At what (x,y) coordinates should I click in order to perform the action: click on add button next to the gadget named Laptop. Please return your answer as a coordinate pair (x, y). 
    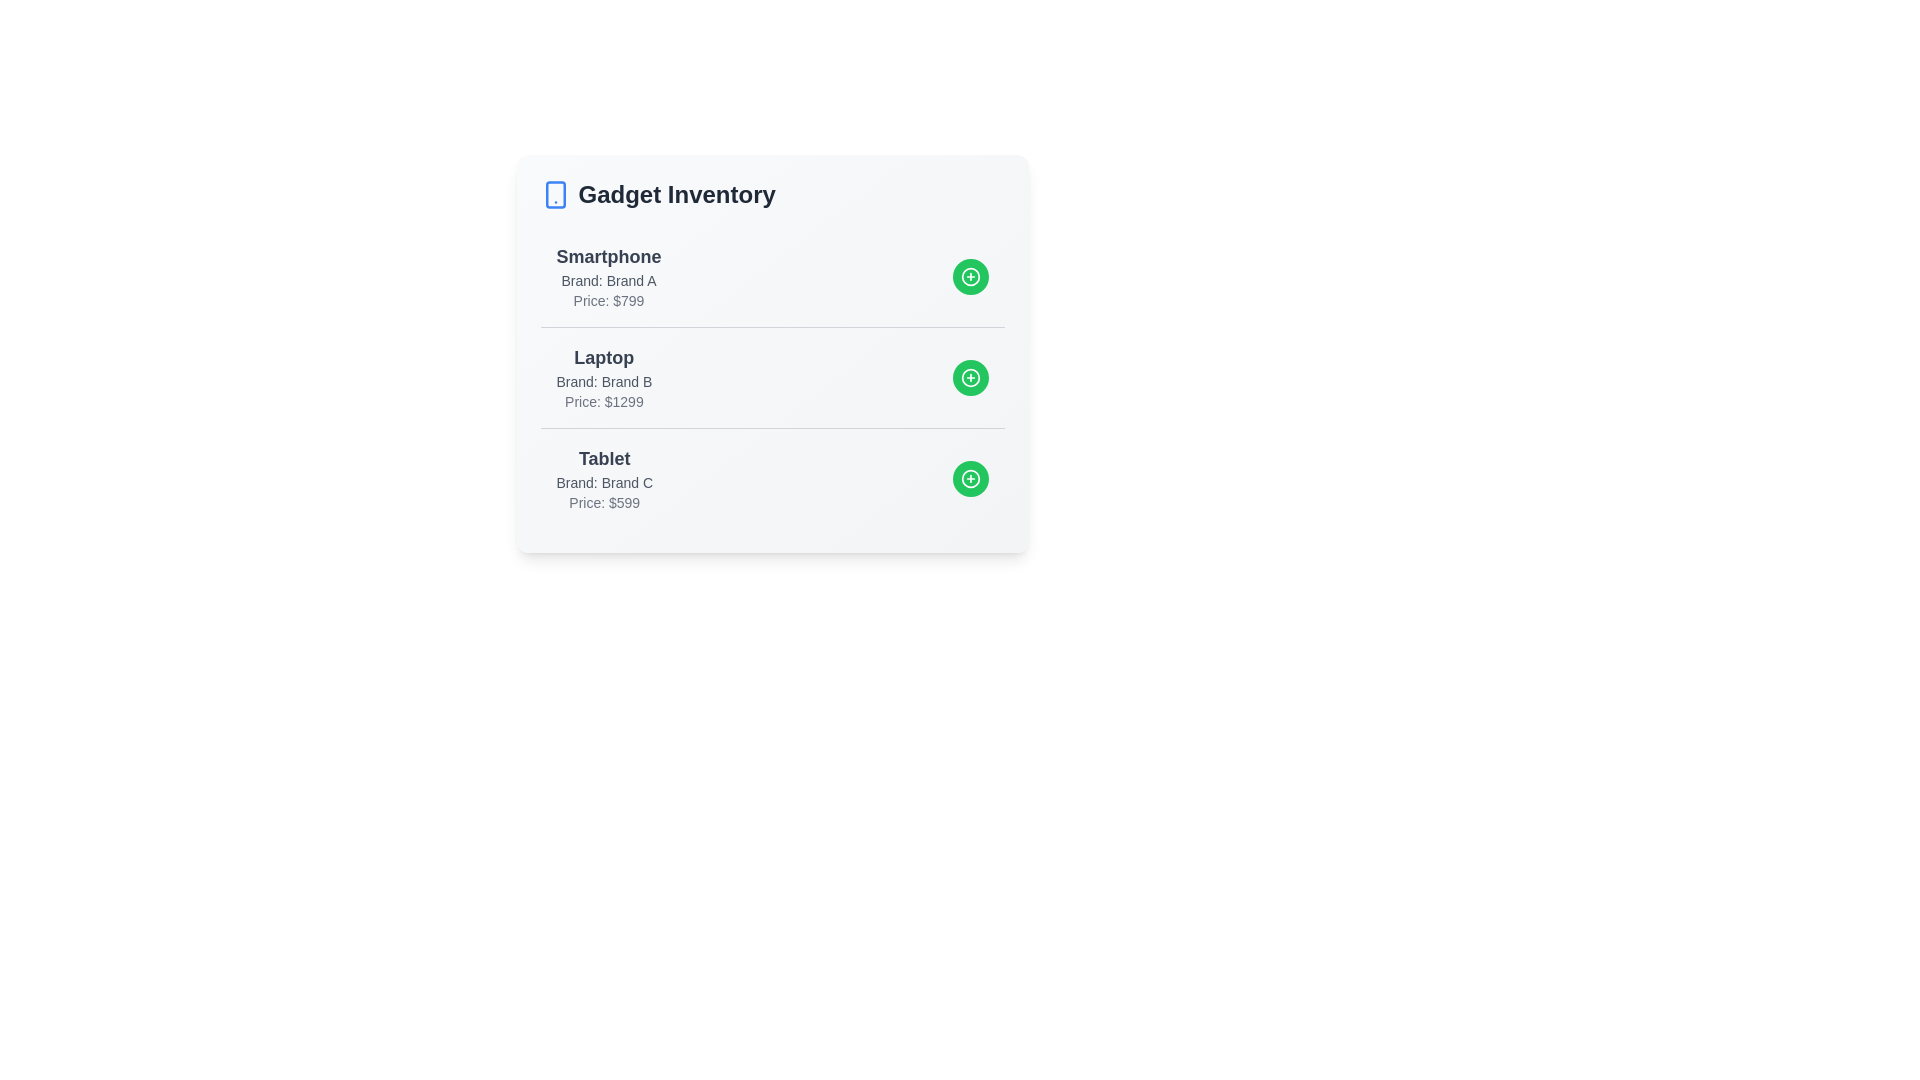
    Looking at the image, I should click on (970, 378).